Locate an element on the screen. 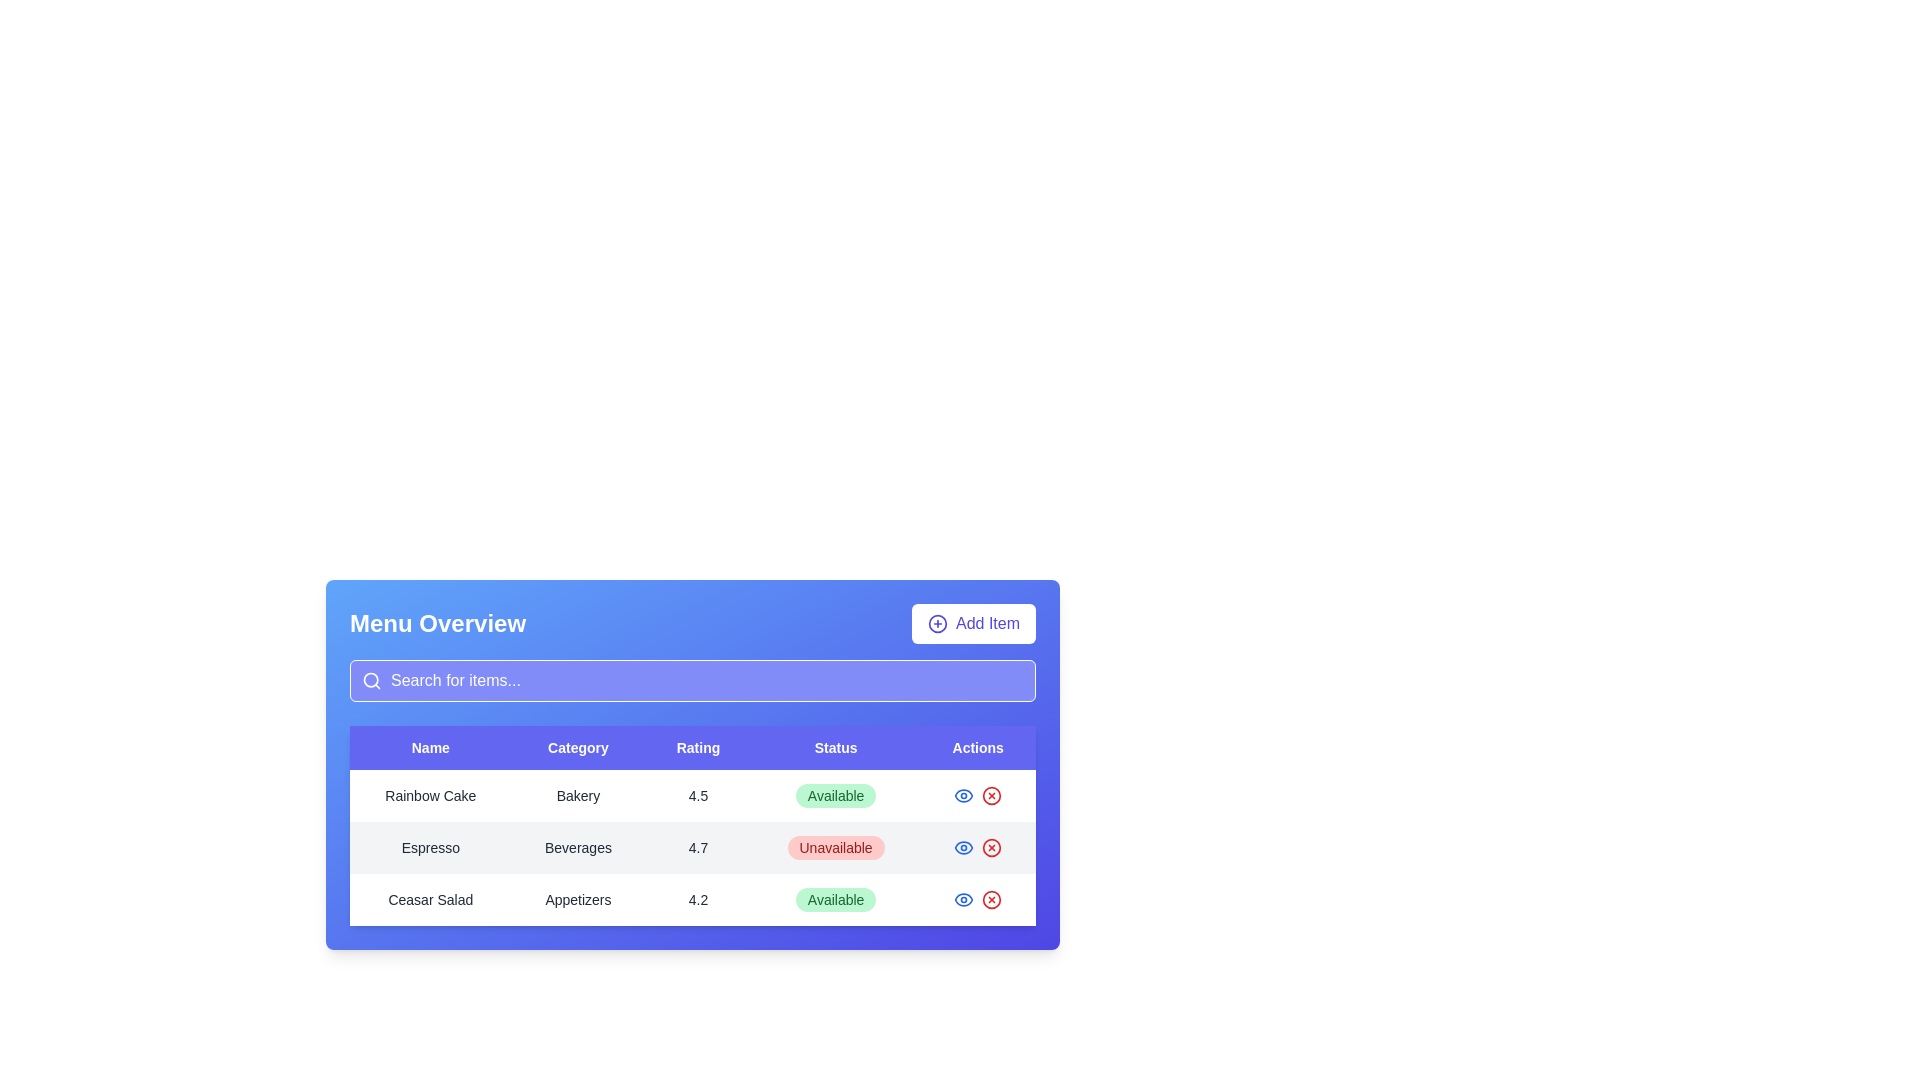 The height and width of the screenshot is (1080, 1920). the Label/Text indicating the category of the item in the second column of the first row of the table, which follows 'Name' column with 'Rainbow Cake' and precedes the 'Rating' column with '4.5' is located at coordinates (577, 794).